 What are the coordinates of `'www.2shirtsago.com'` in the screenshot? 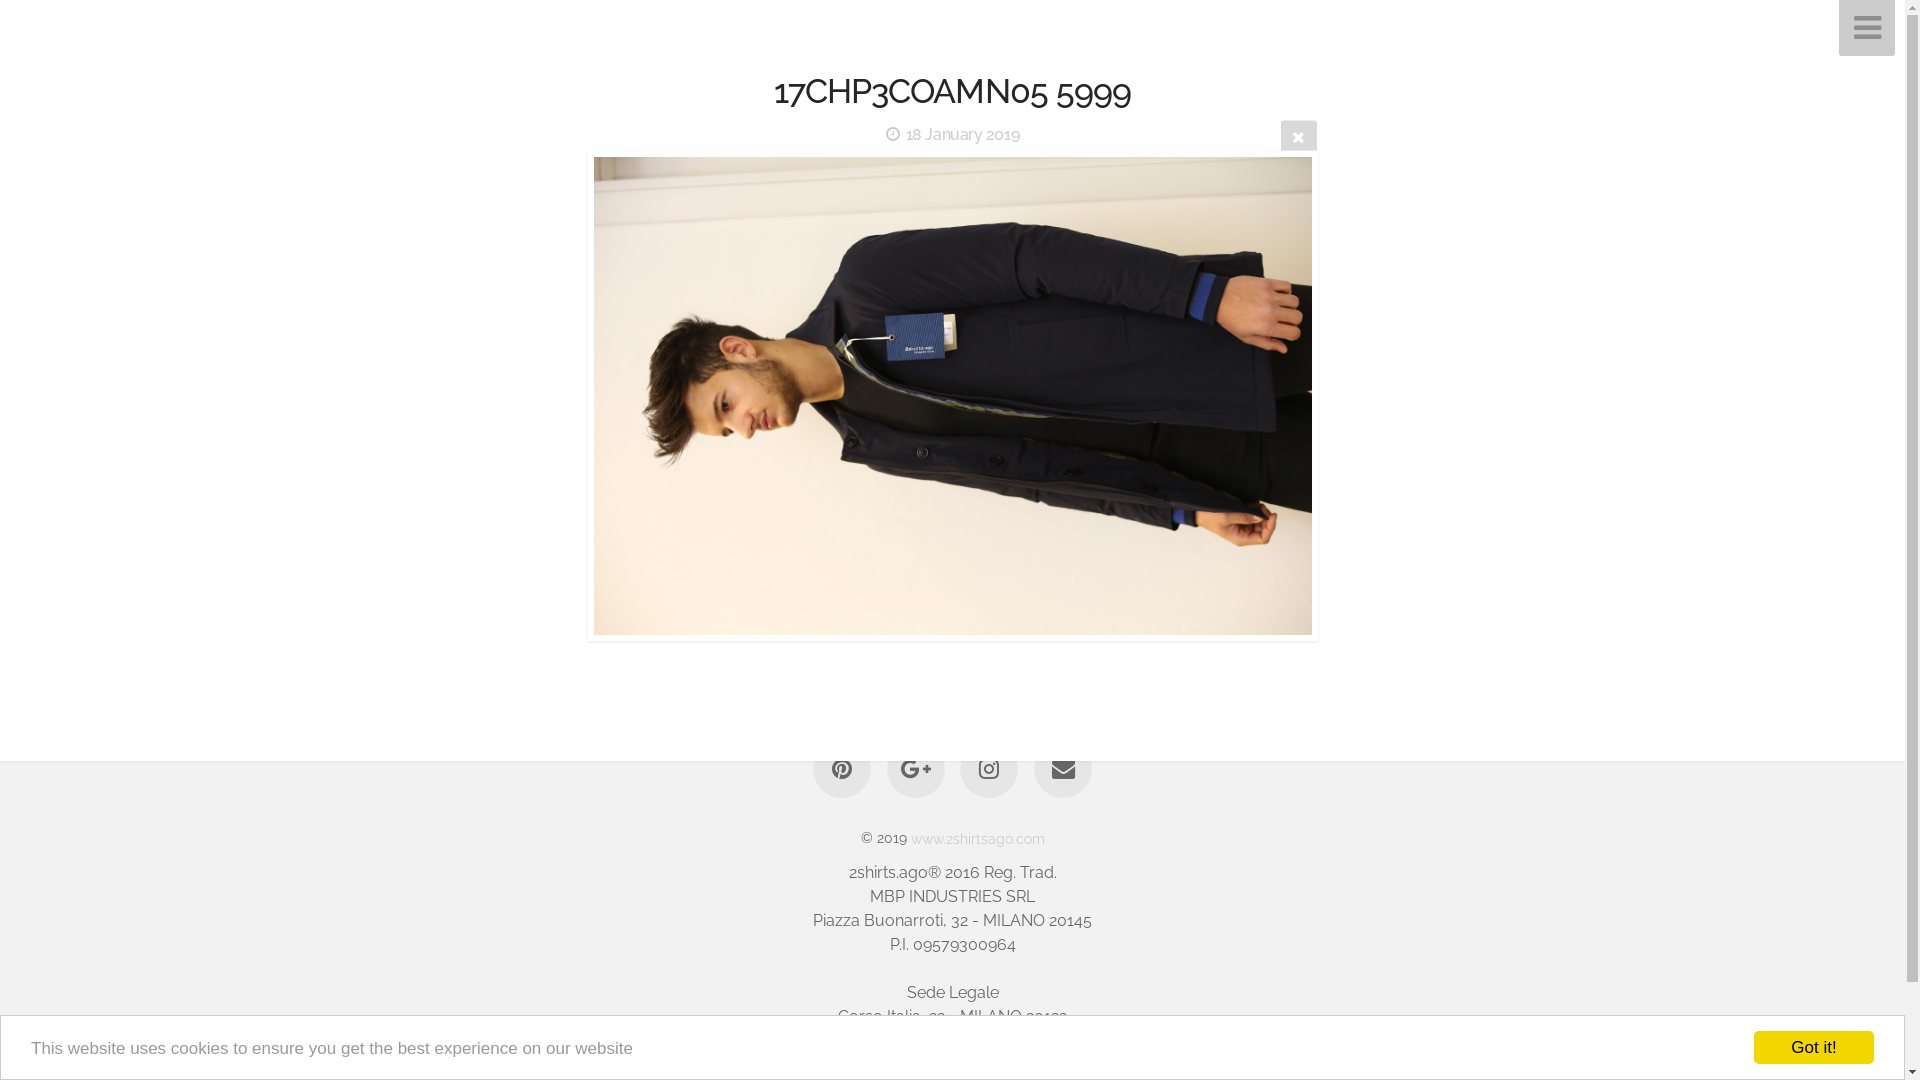 It's located at (977, 837).